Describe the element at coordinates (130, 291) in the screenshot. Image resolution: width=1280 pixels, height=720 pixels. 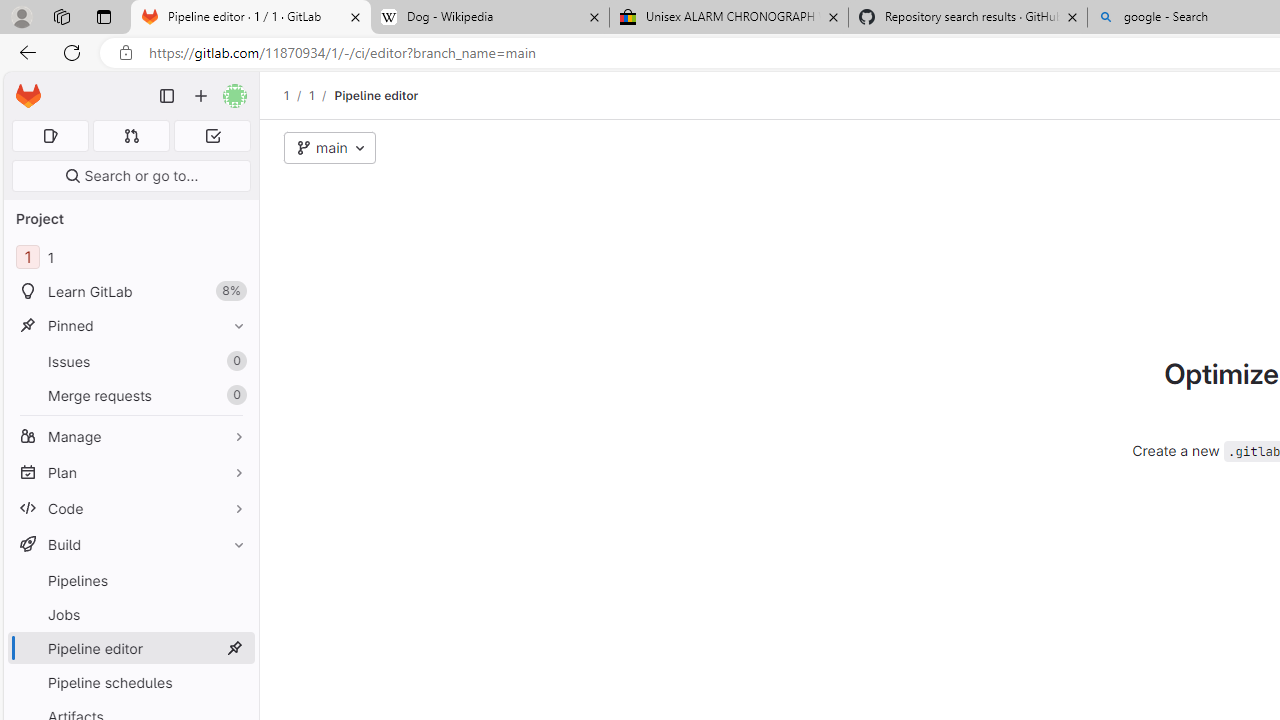
I see `'Learn GitLab8%'` at that location.